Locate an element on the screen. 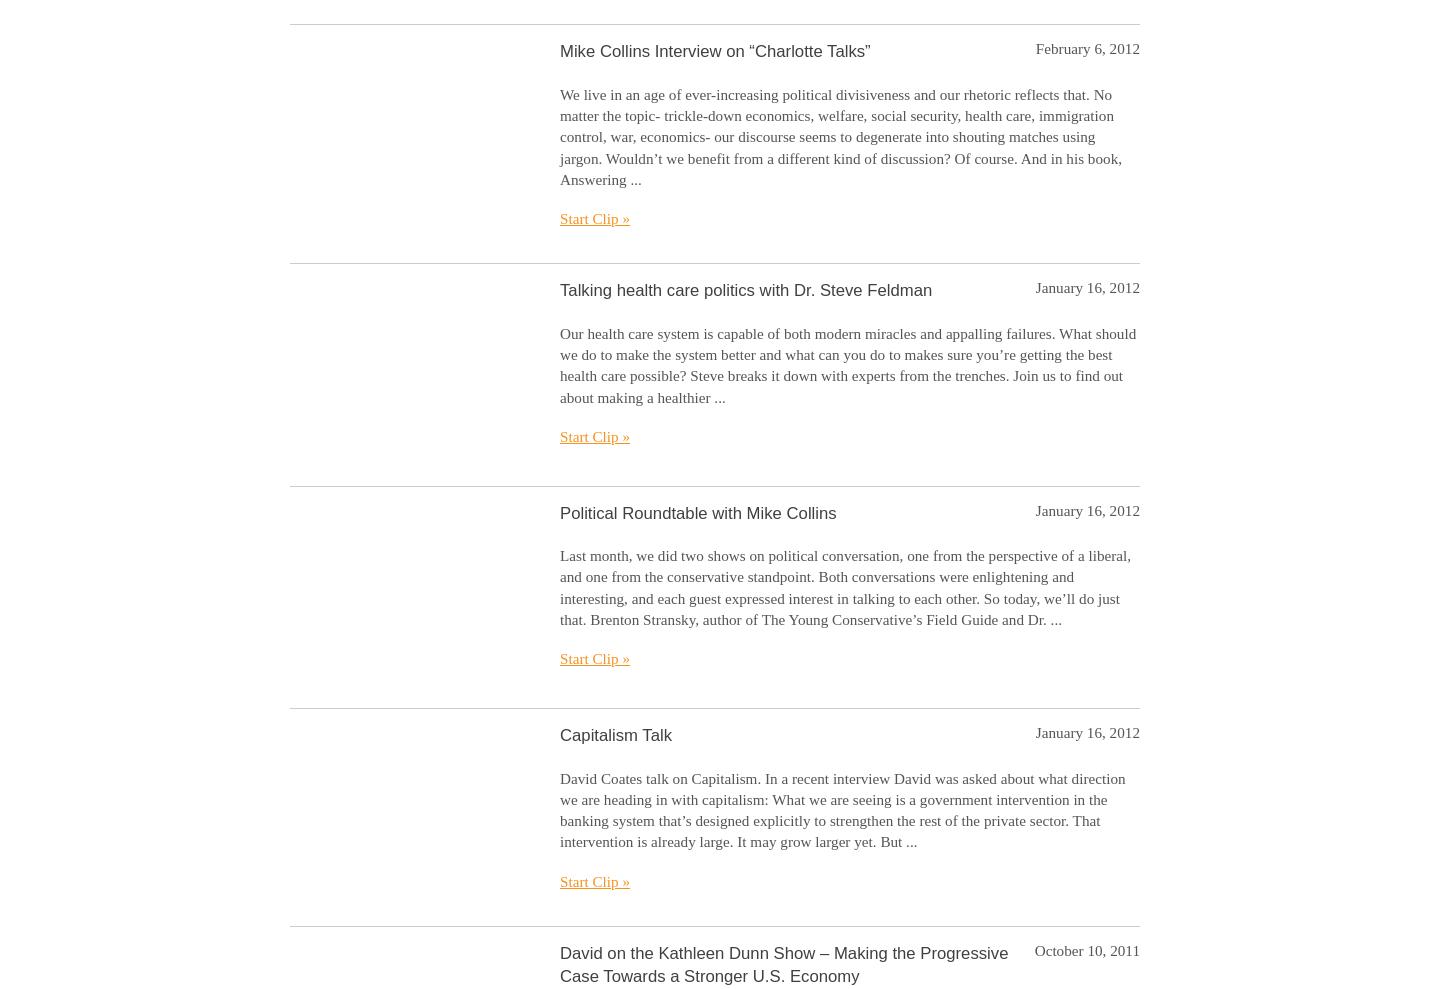 This screenshot has height=989, width=1440. 'Talking health care politics with Dr. Steve Feldman' is located at coordinates (745, 290).